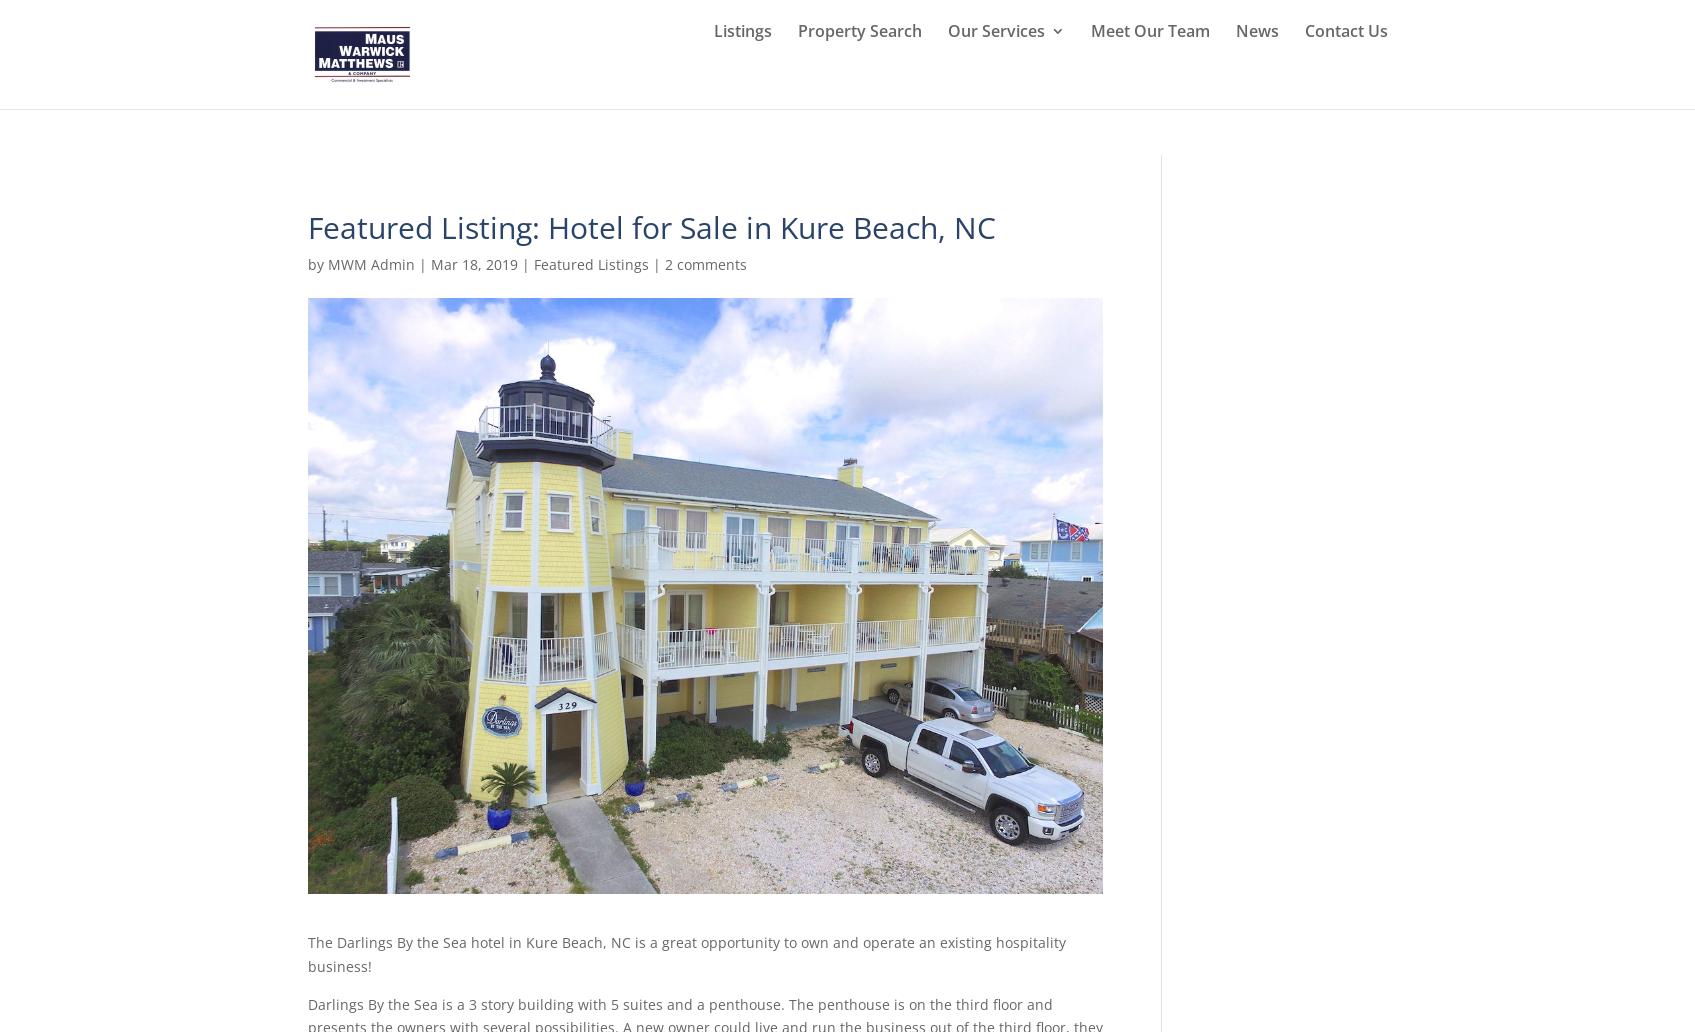 This screenshot has height=1032, width=1695. What do you see at coordinates (326, 264) in the screenshot?
I see `'MWM Admin'` at bounding box center [326, 264].